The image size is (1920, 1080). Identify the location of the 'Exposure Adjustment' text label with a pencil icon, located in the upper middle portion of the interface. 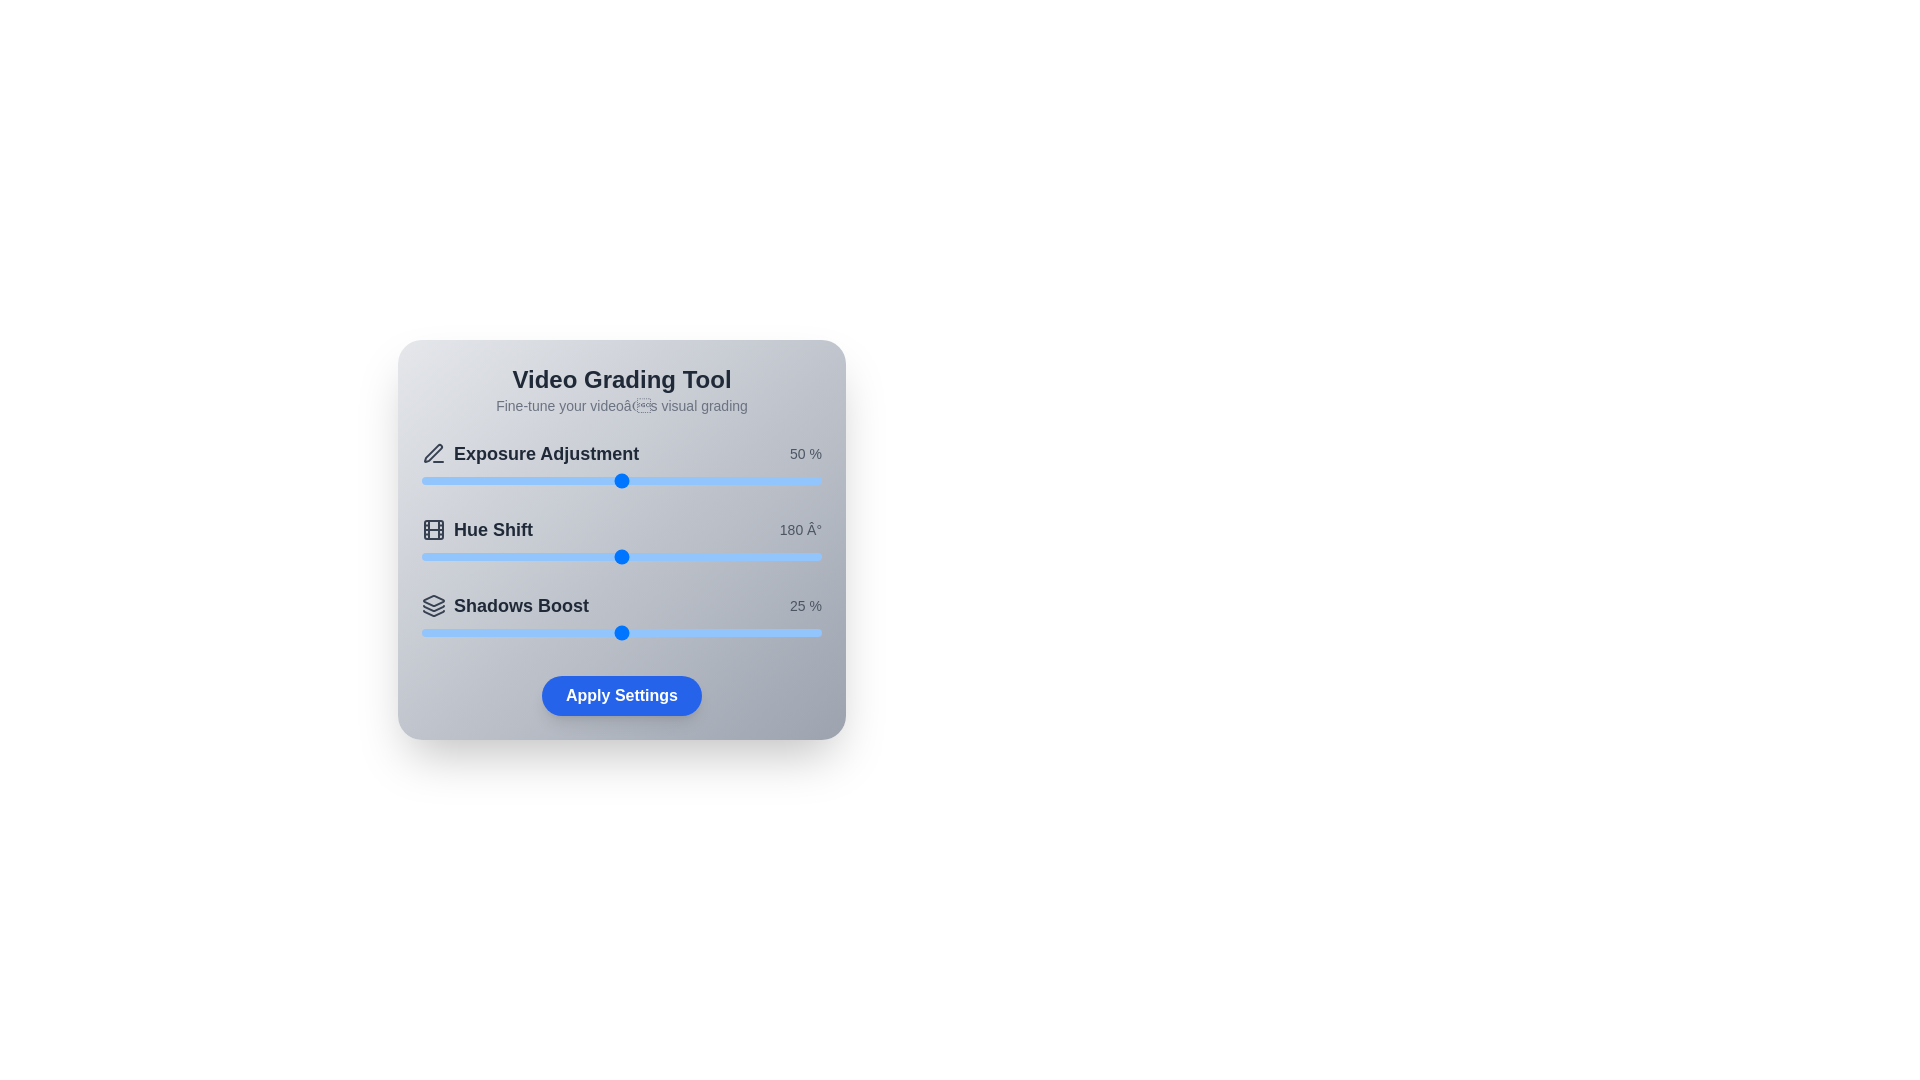
(530, 454).